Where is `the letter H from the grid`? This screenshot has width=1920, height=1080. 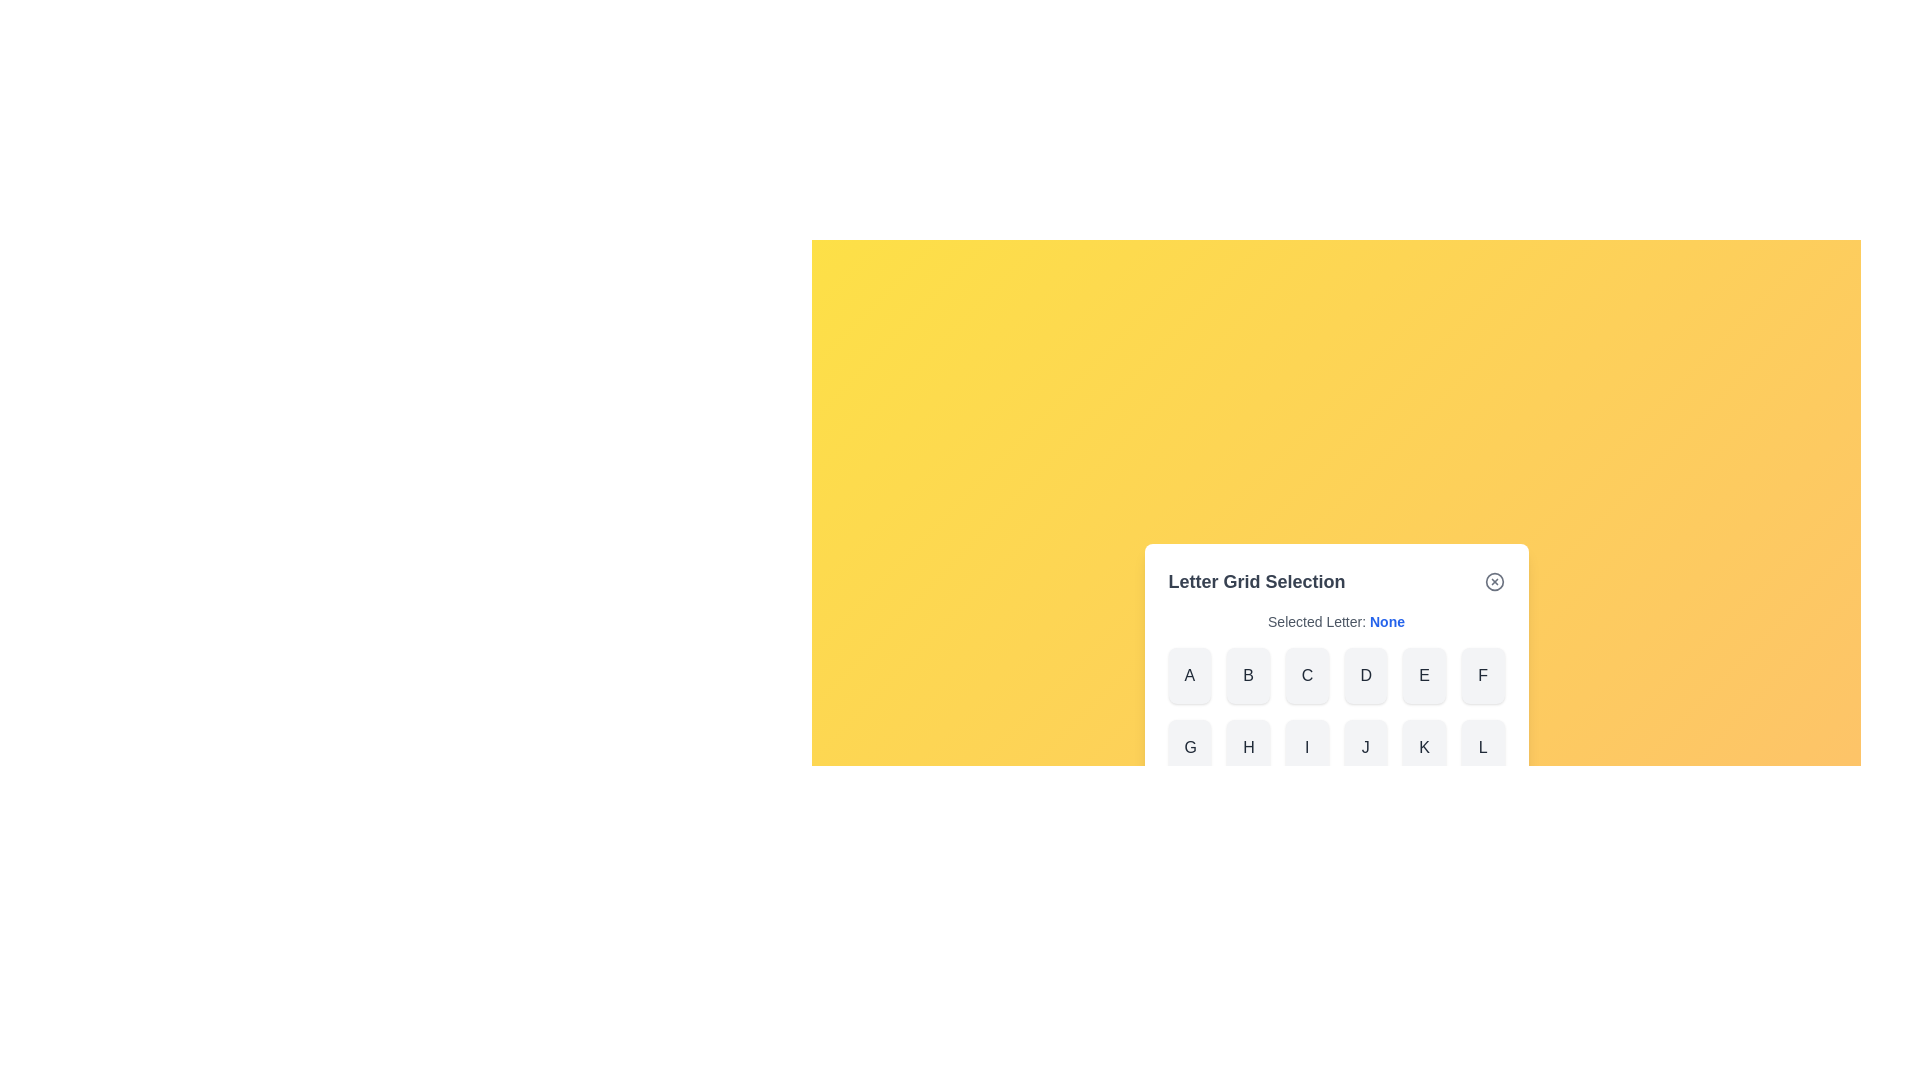 the letter H from the grid is located at coordinates (1247, 748).